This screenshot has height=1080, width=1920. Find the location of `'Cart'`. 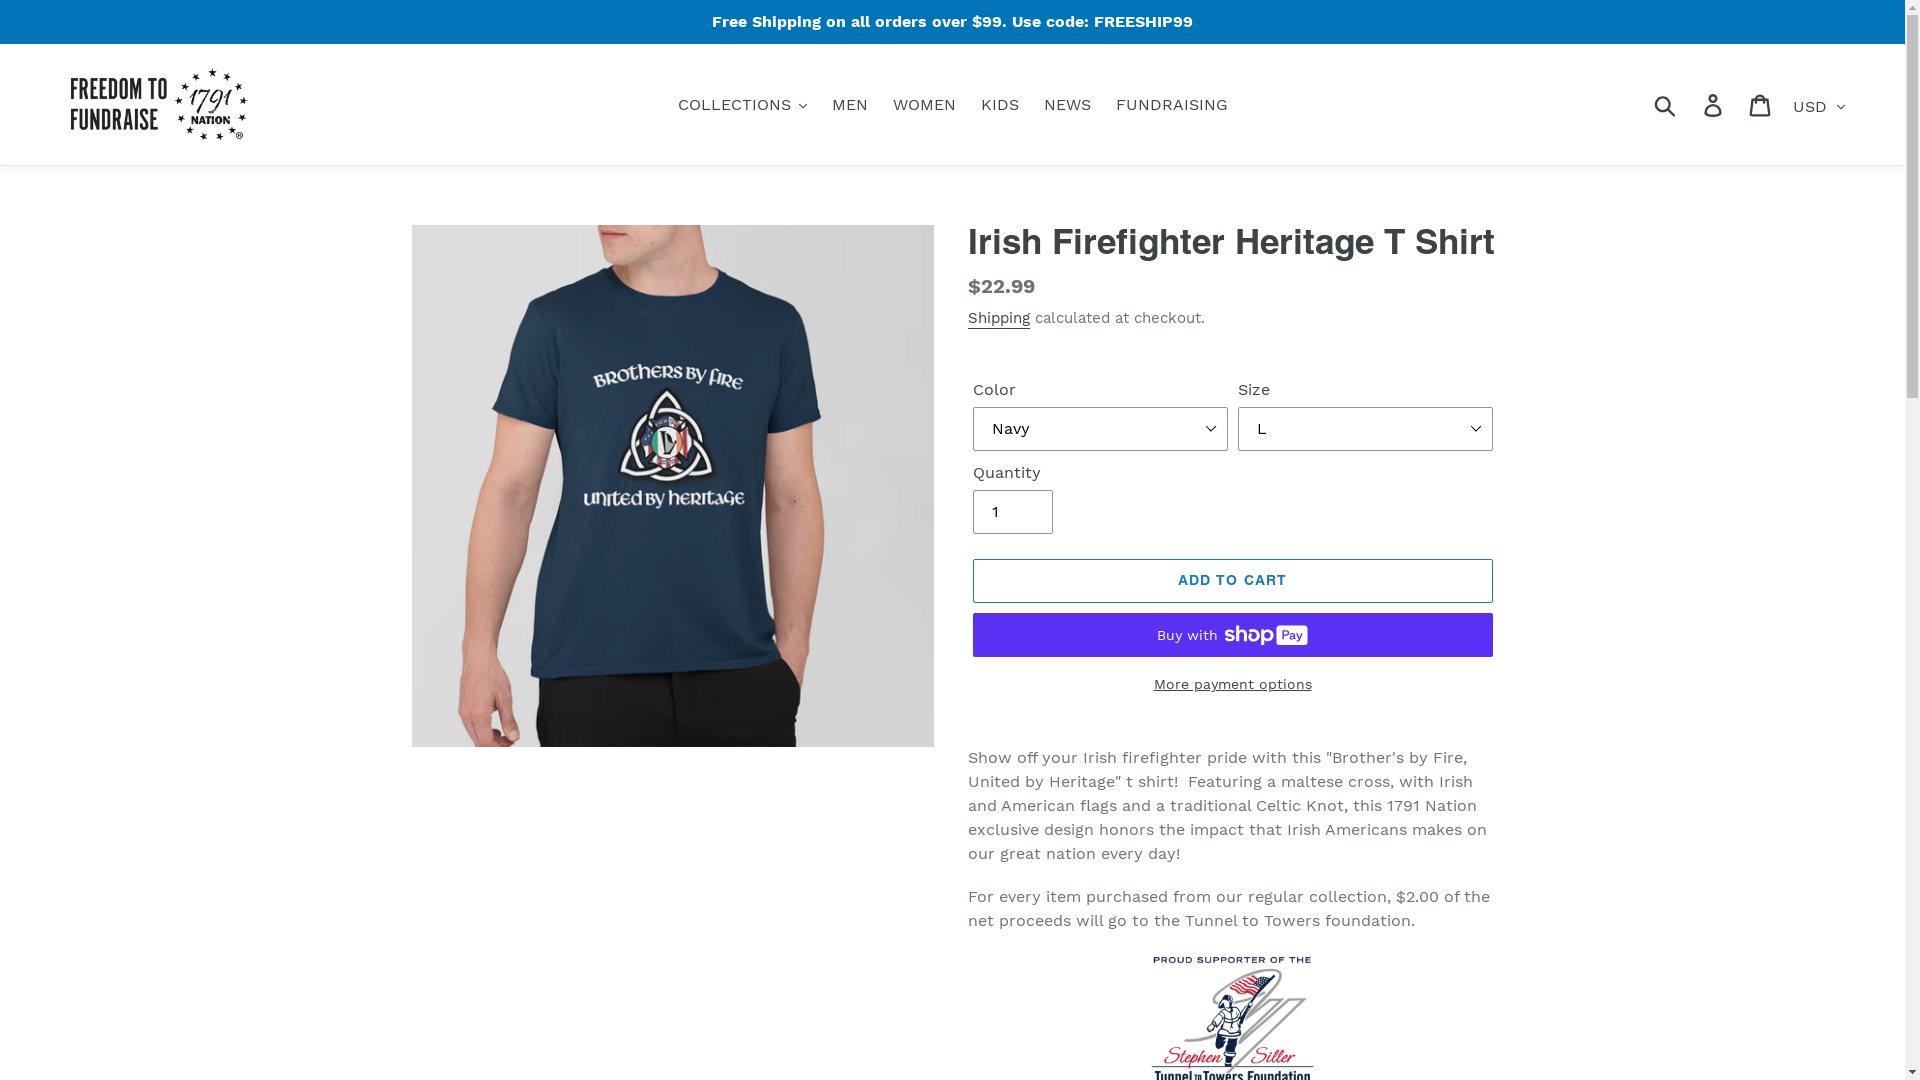

'Cart' is located at coordinates (1761, 104).